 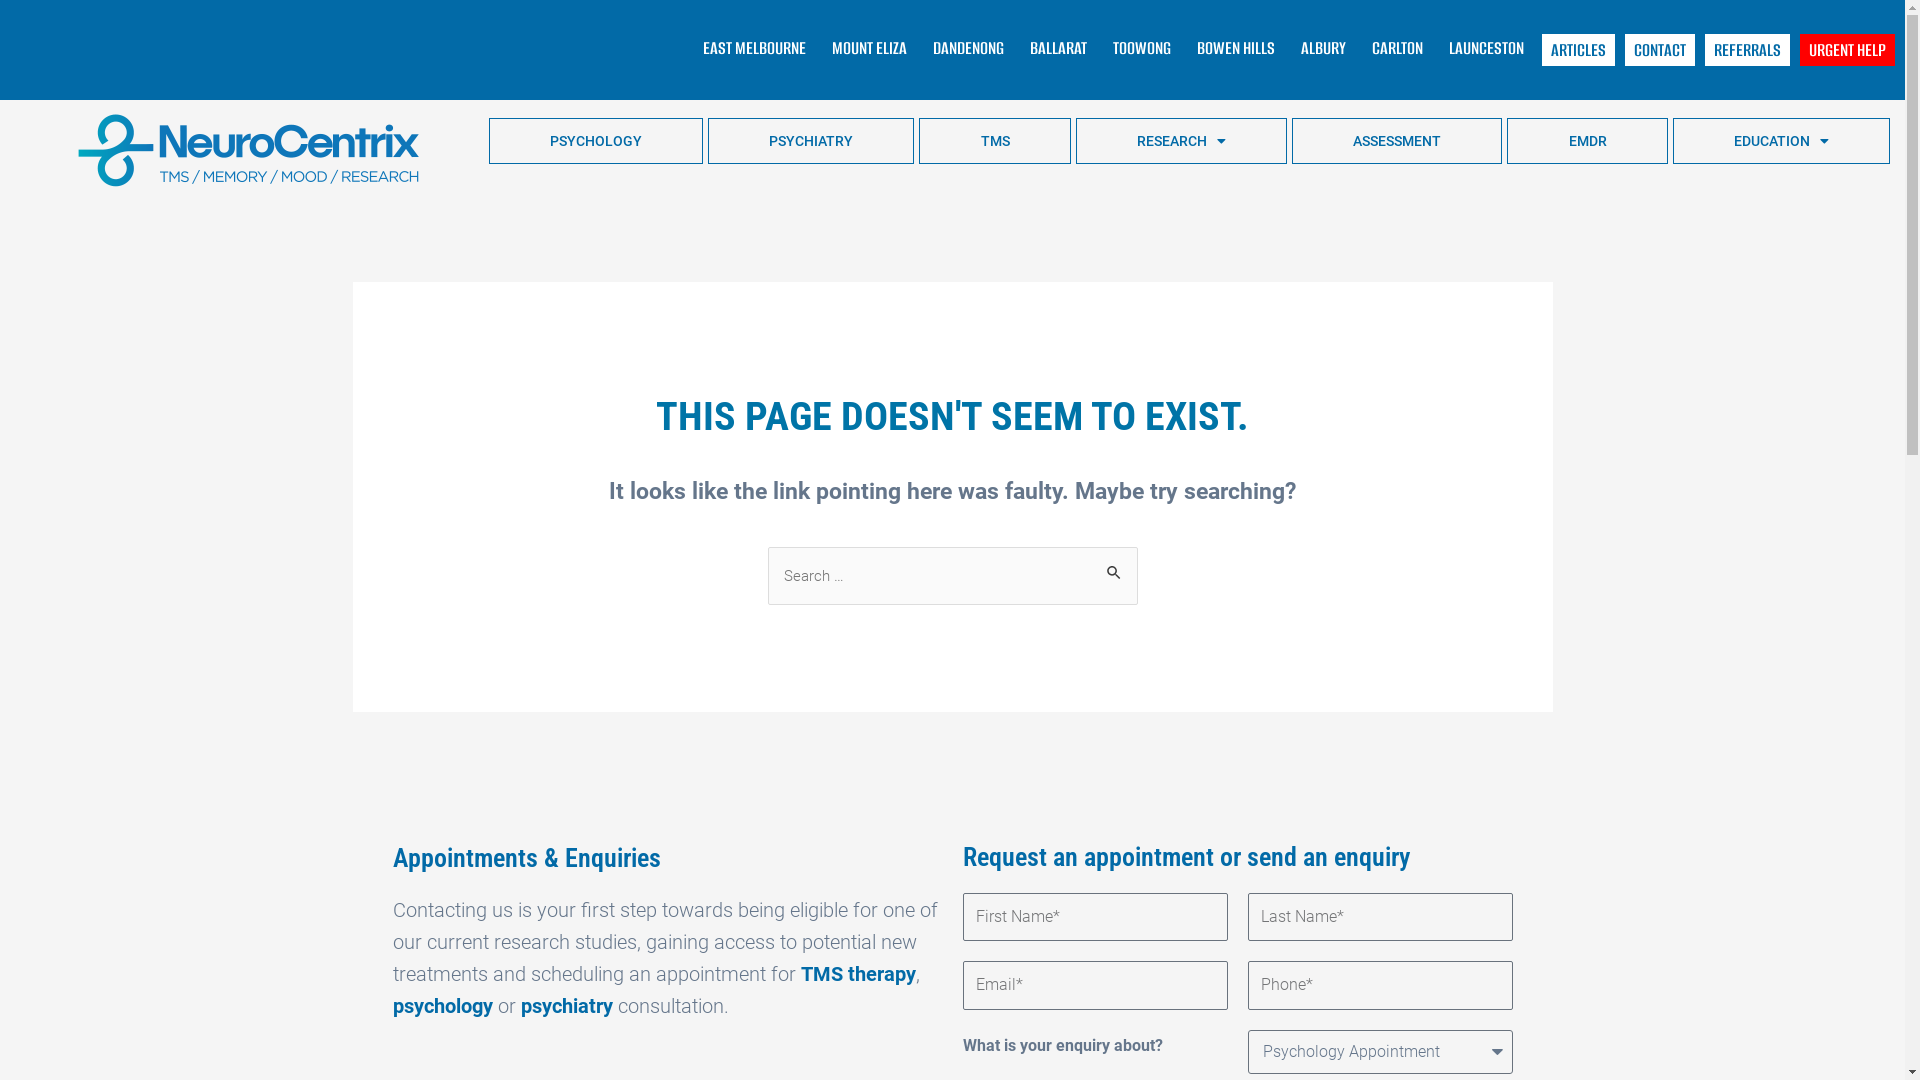 What do you see at coordinates (1486, 46) in the screenshot?
I see `'LAUNCESTON'` at bounding box center [1486, 46].